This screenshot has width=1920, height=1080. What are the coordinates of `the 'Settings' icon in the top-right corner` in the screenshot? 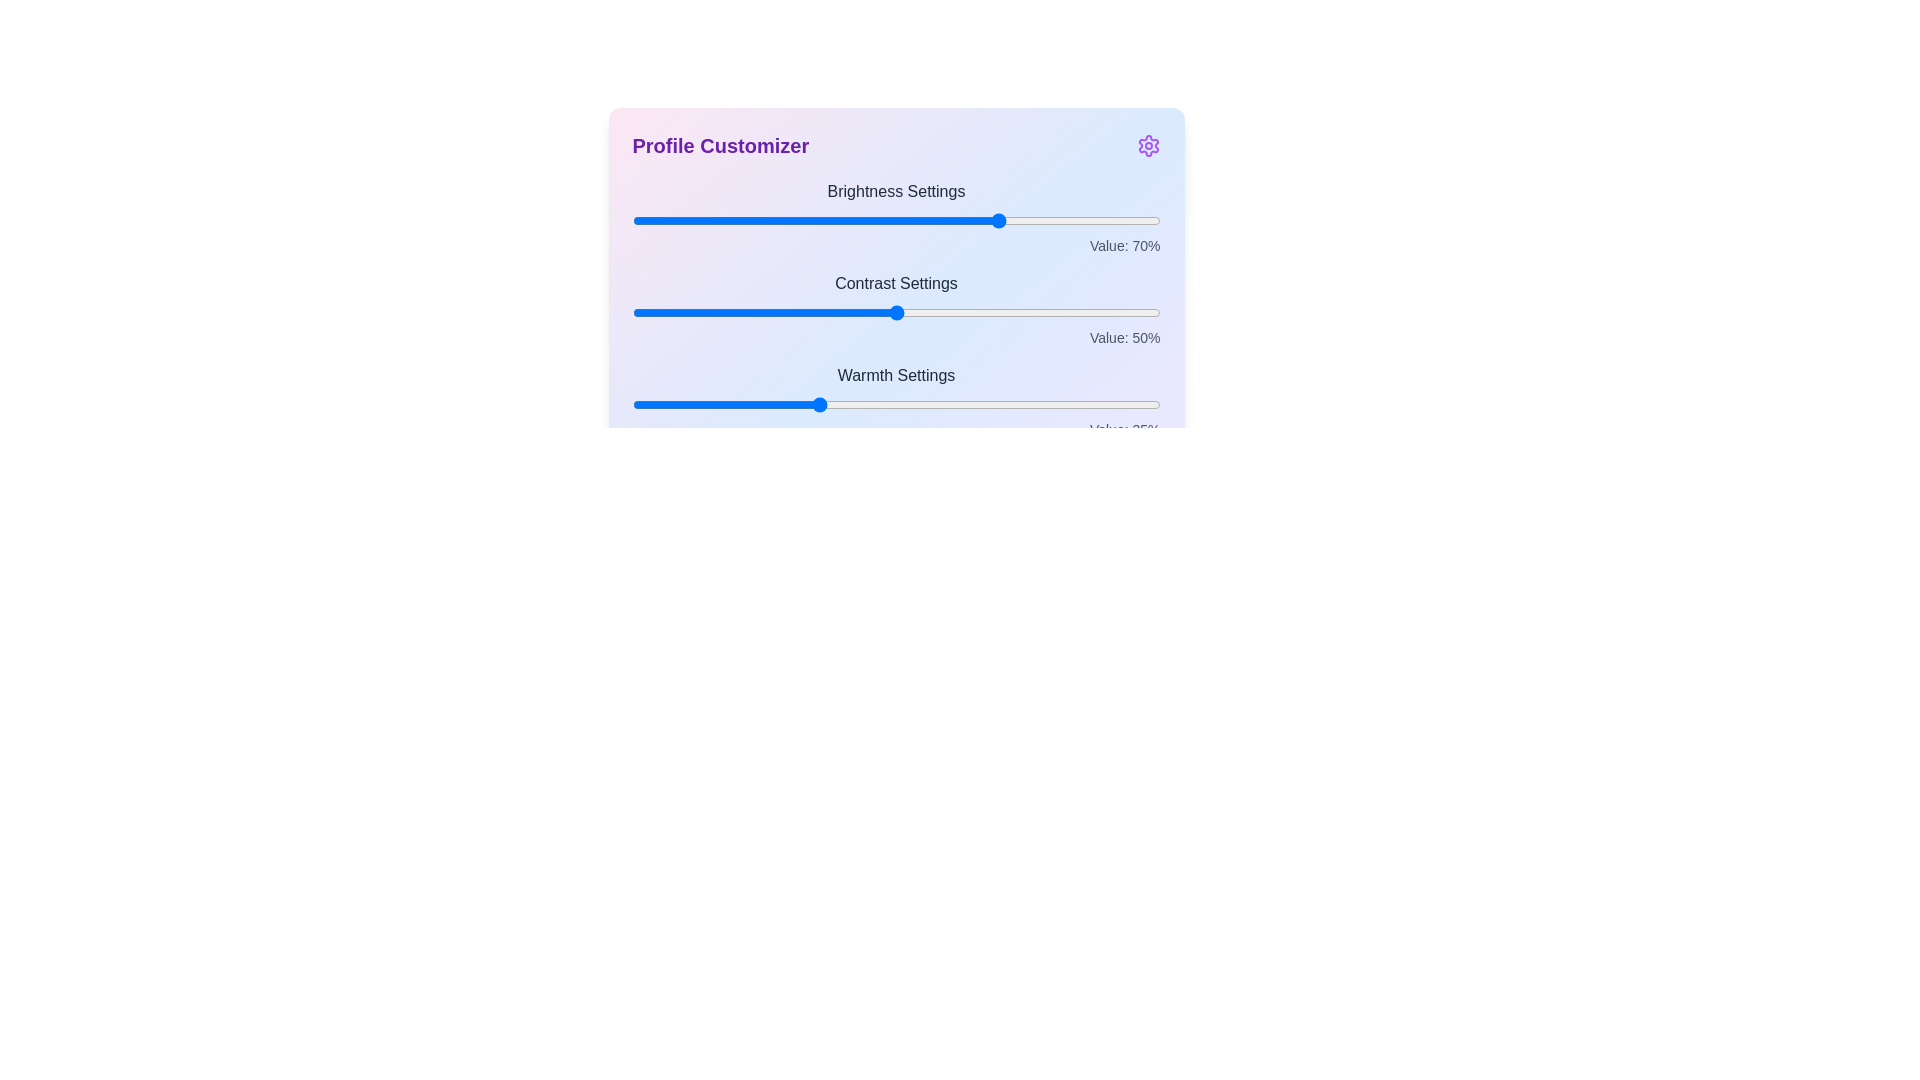 It's located at (1148, 145).